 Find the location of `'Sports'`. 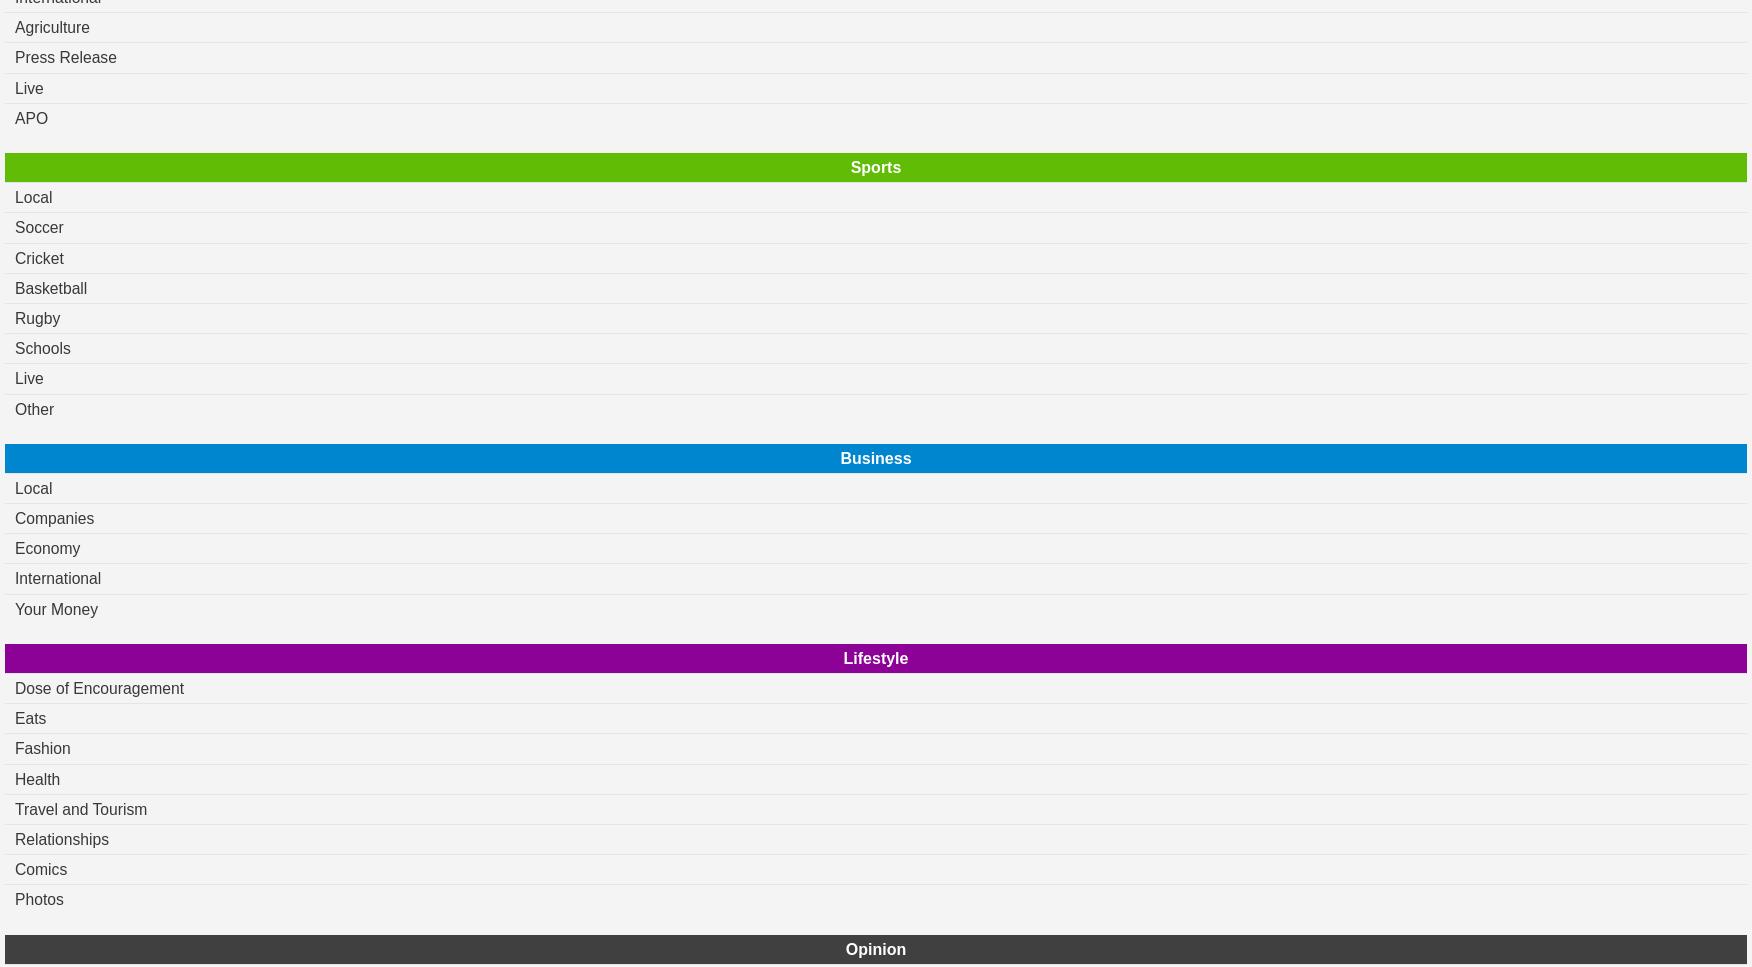

'Sports' is located at coordinates (874, 167).